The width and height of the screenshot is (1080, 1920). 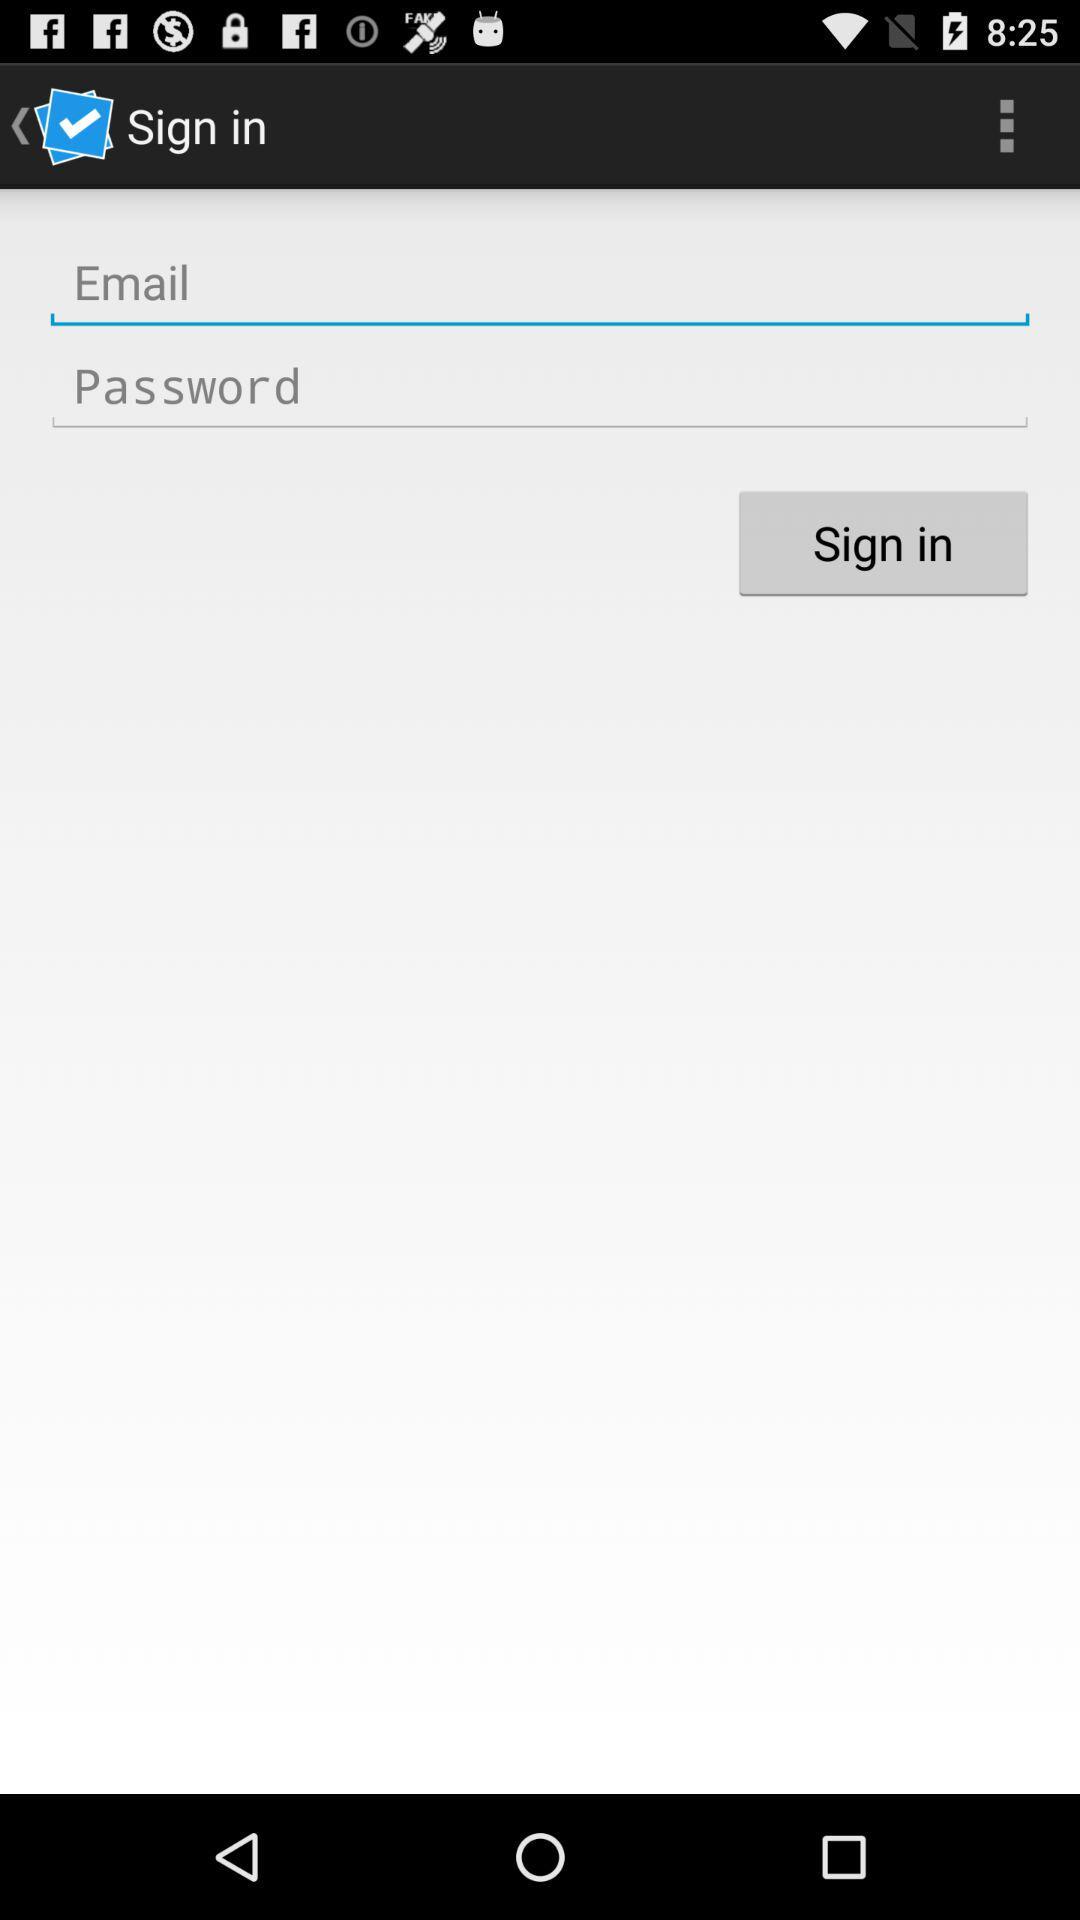 I want to click on type in email, so click(x=540, y=281).